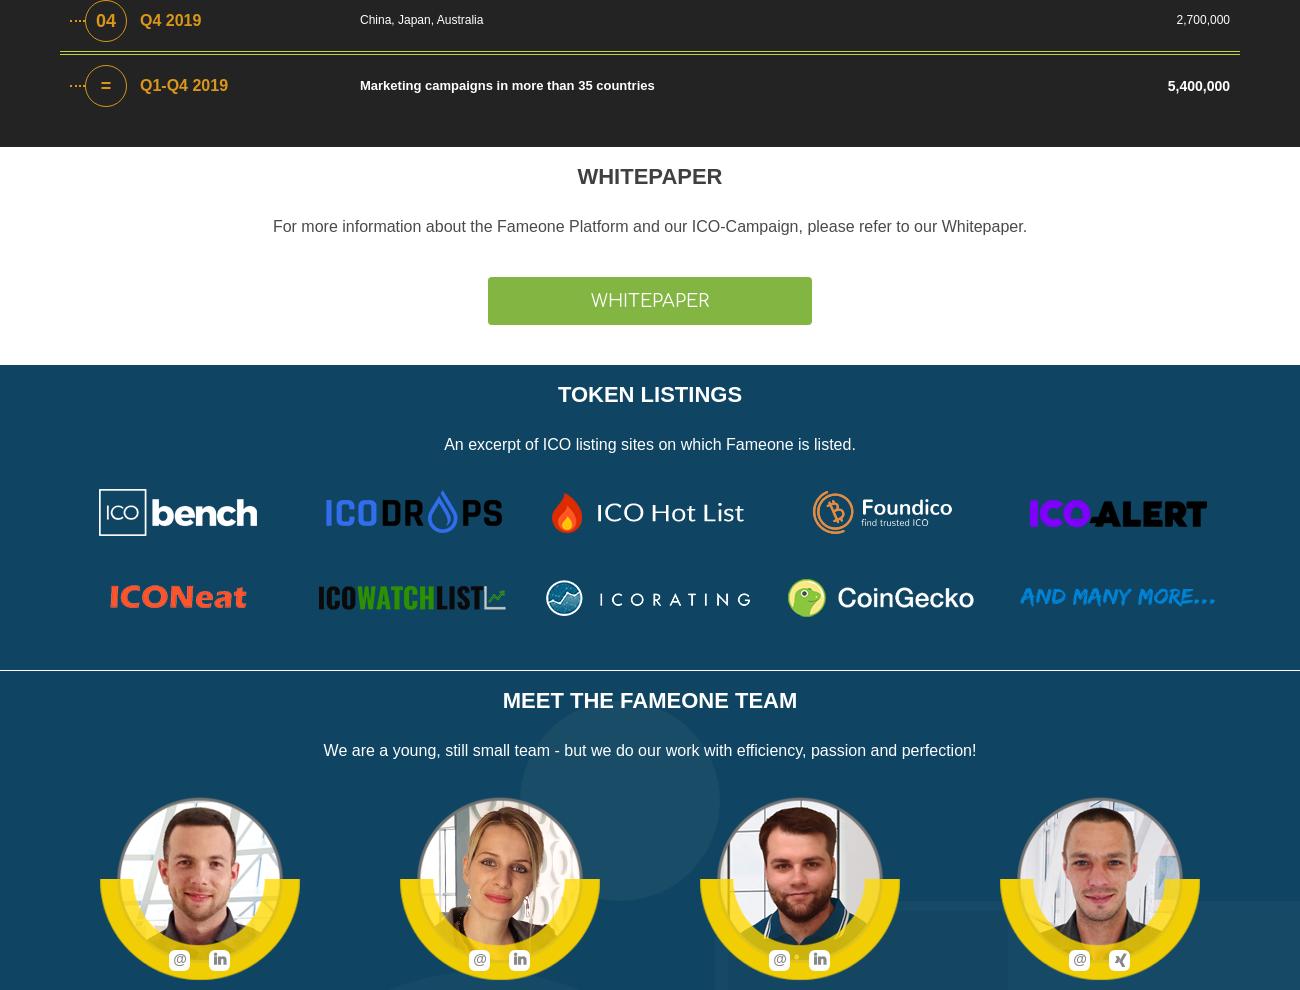 The width and height of the screenshot is (1300, 990). I want to click on '04', so click(105, 19).